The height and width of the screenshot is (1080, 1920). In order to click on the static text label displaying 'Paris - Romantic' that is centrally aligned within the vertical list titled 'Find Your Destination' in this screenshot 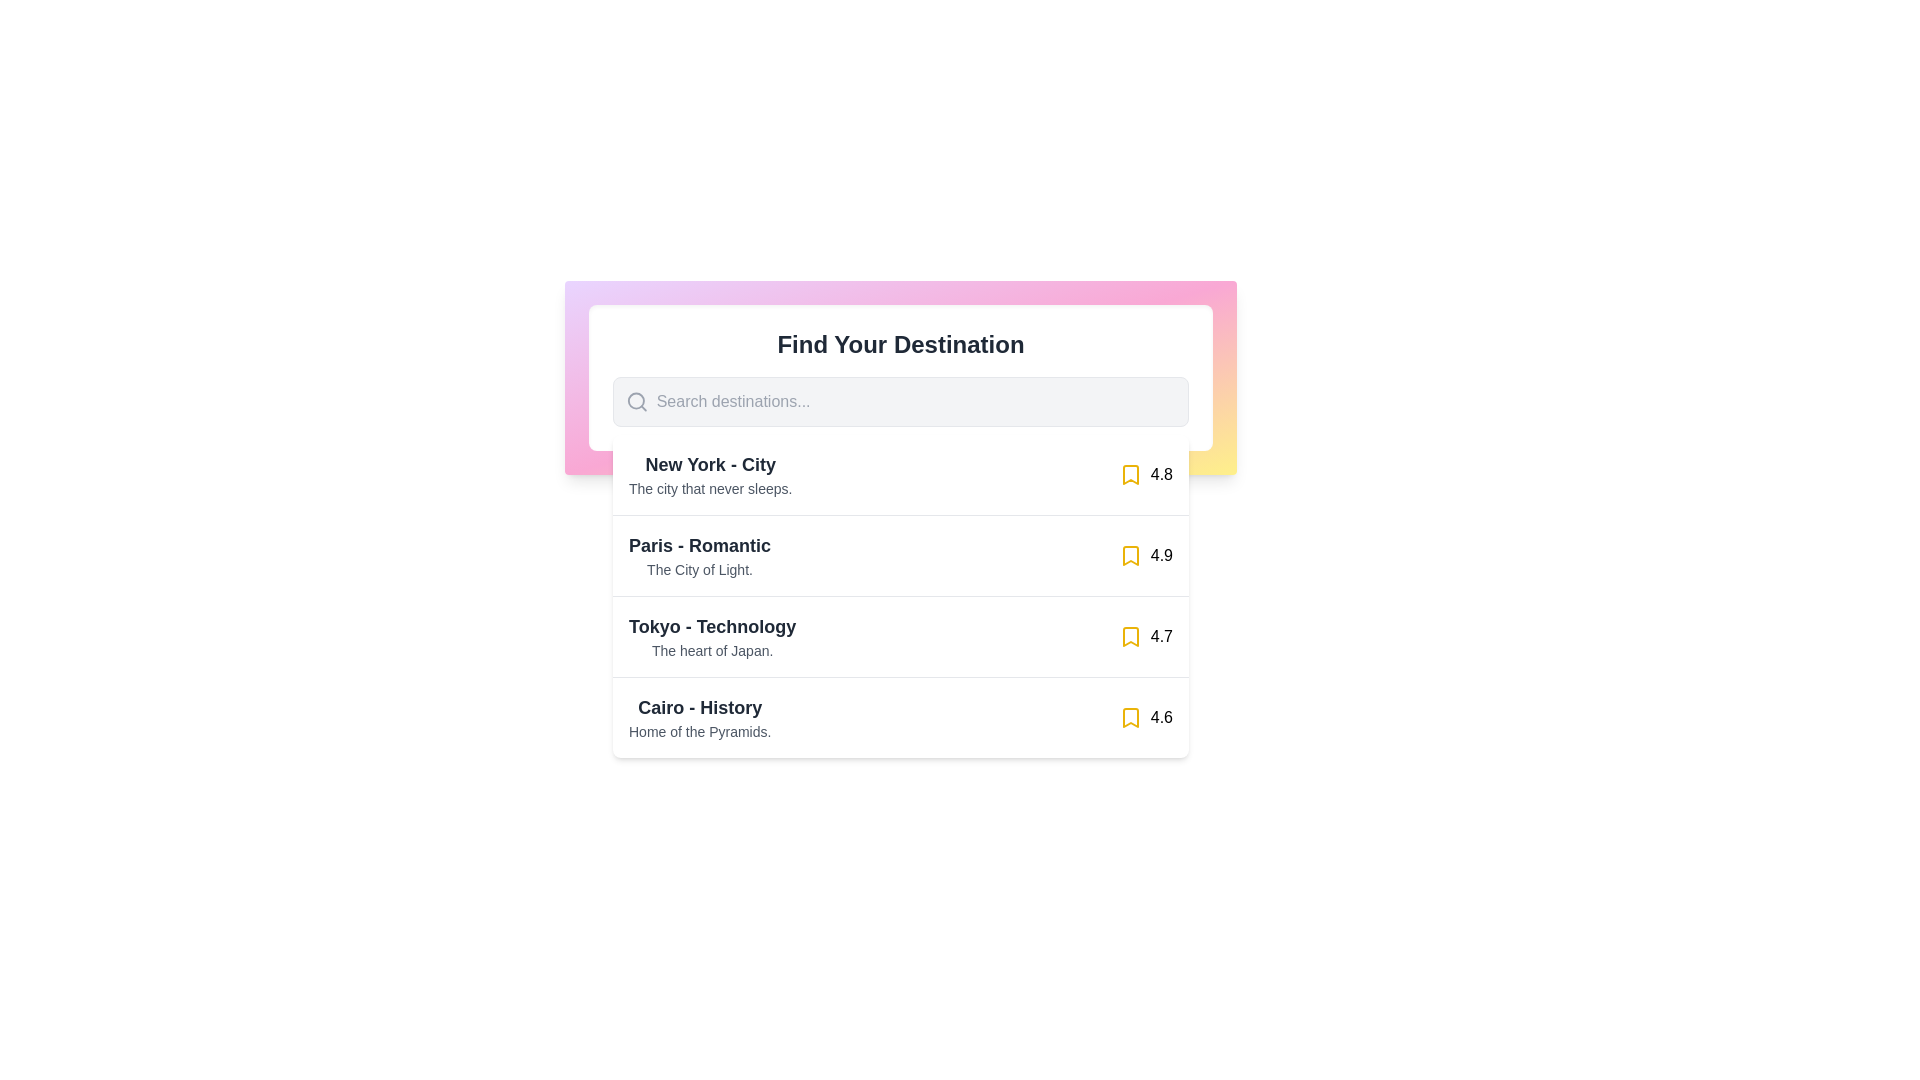, I will do `click(700, 546)`.